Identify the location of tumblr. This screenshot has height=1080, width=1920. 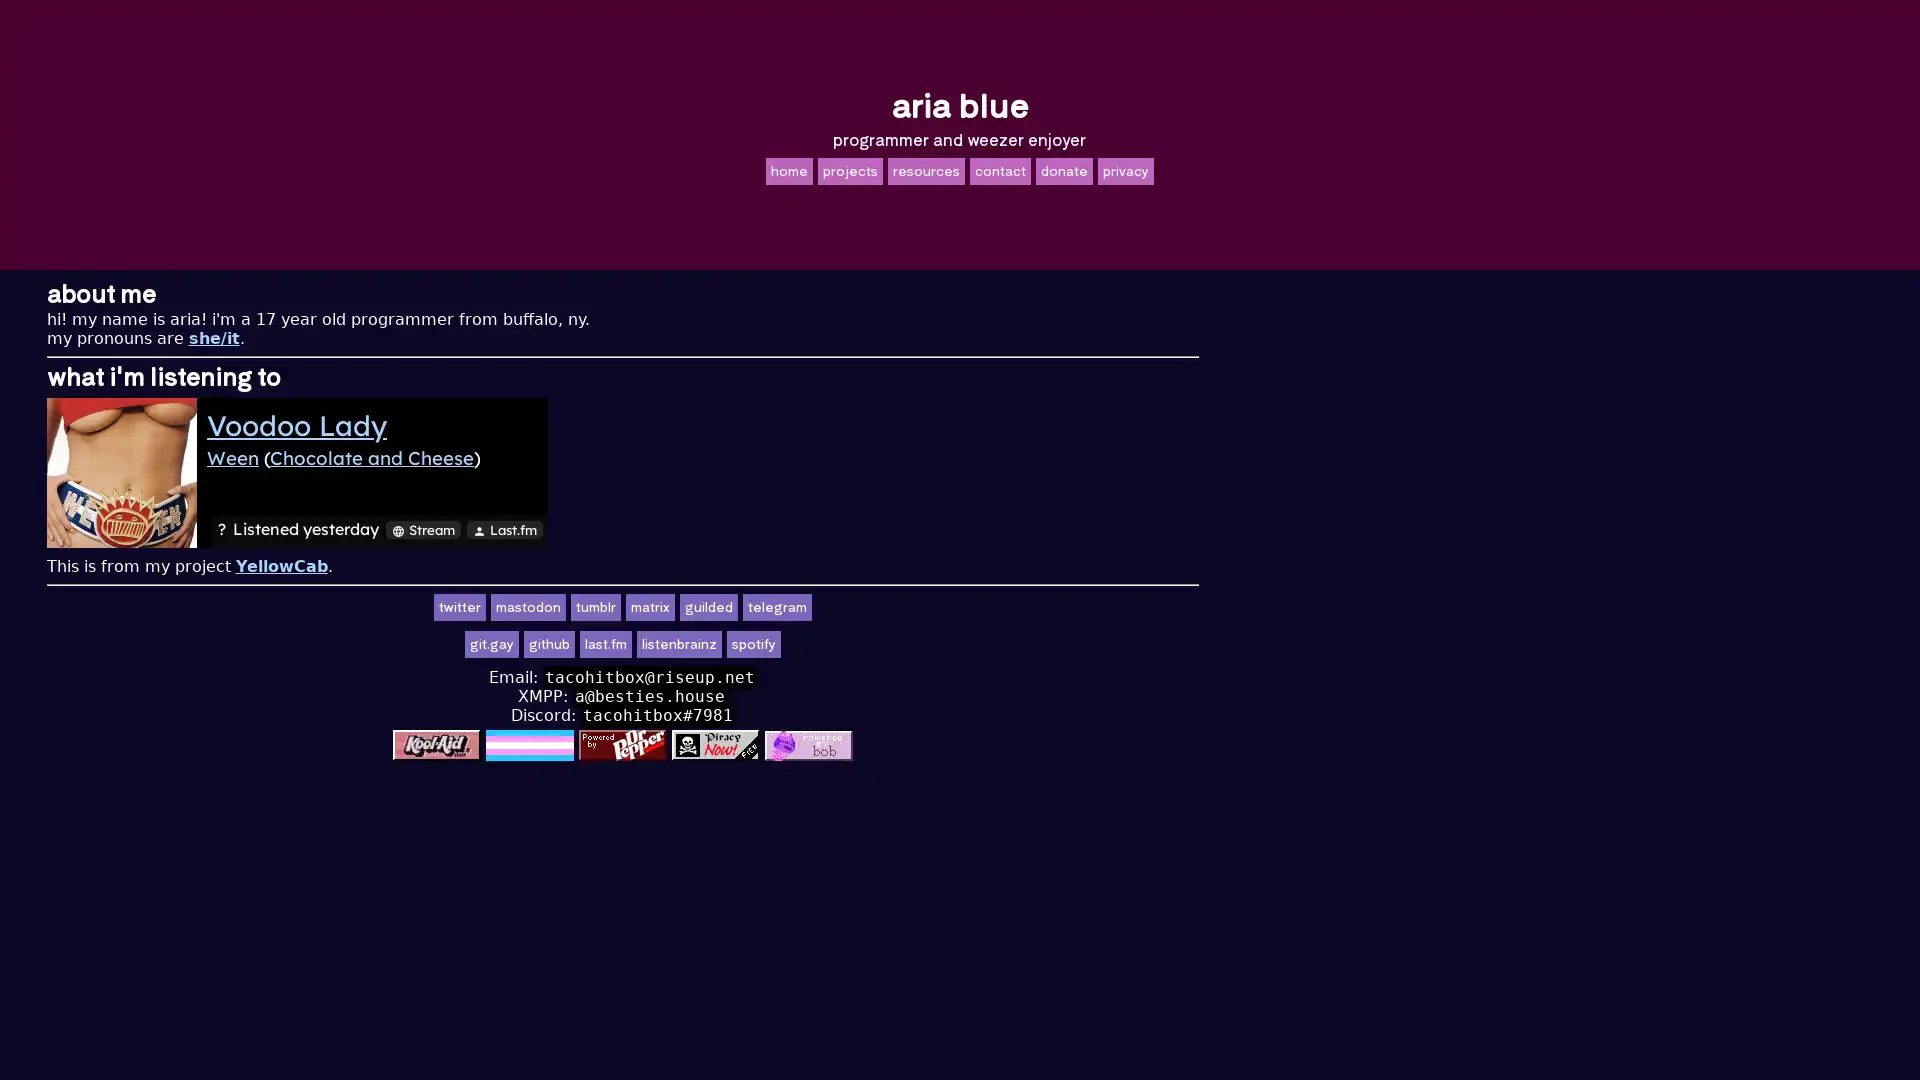
(931, 606).